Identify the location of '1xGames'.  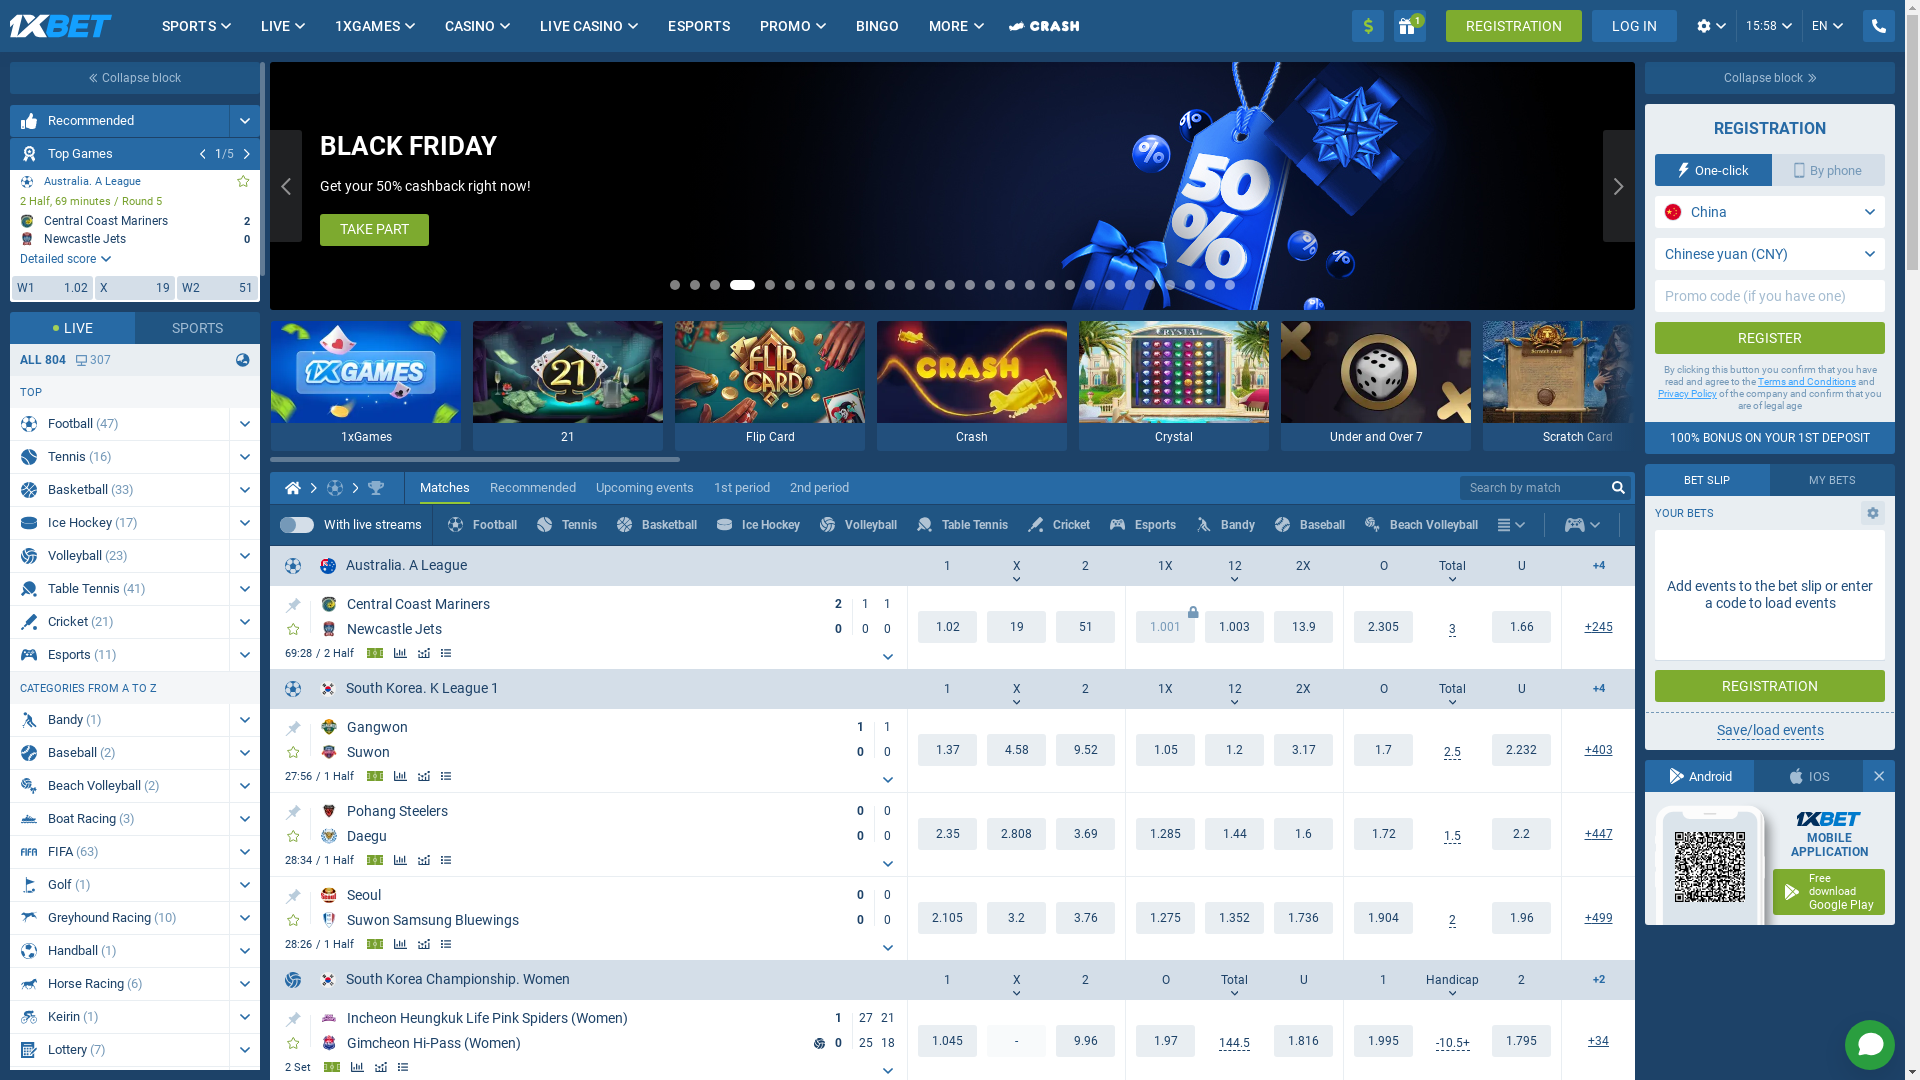
(365, 385).